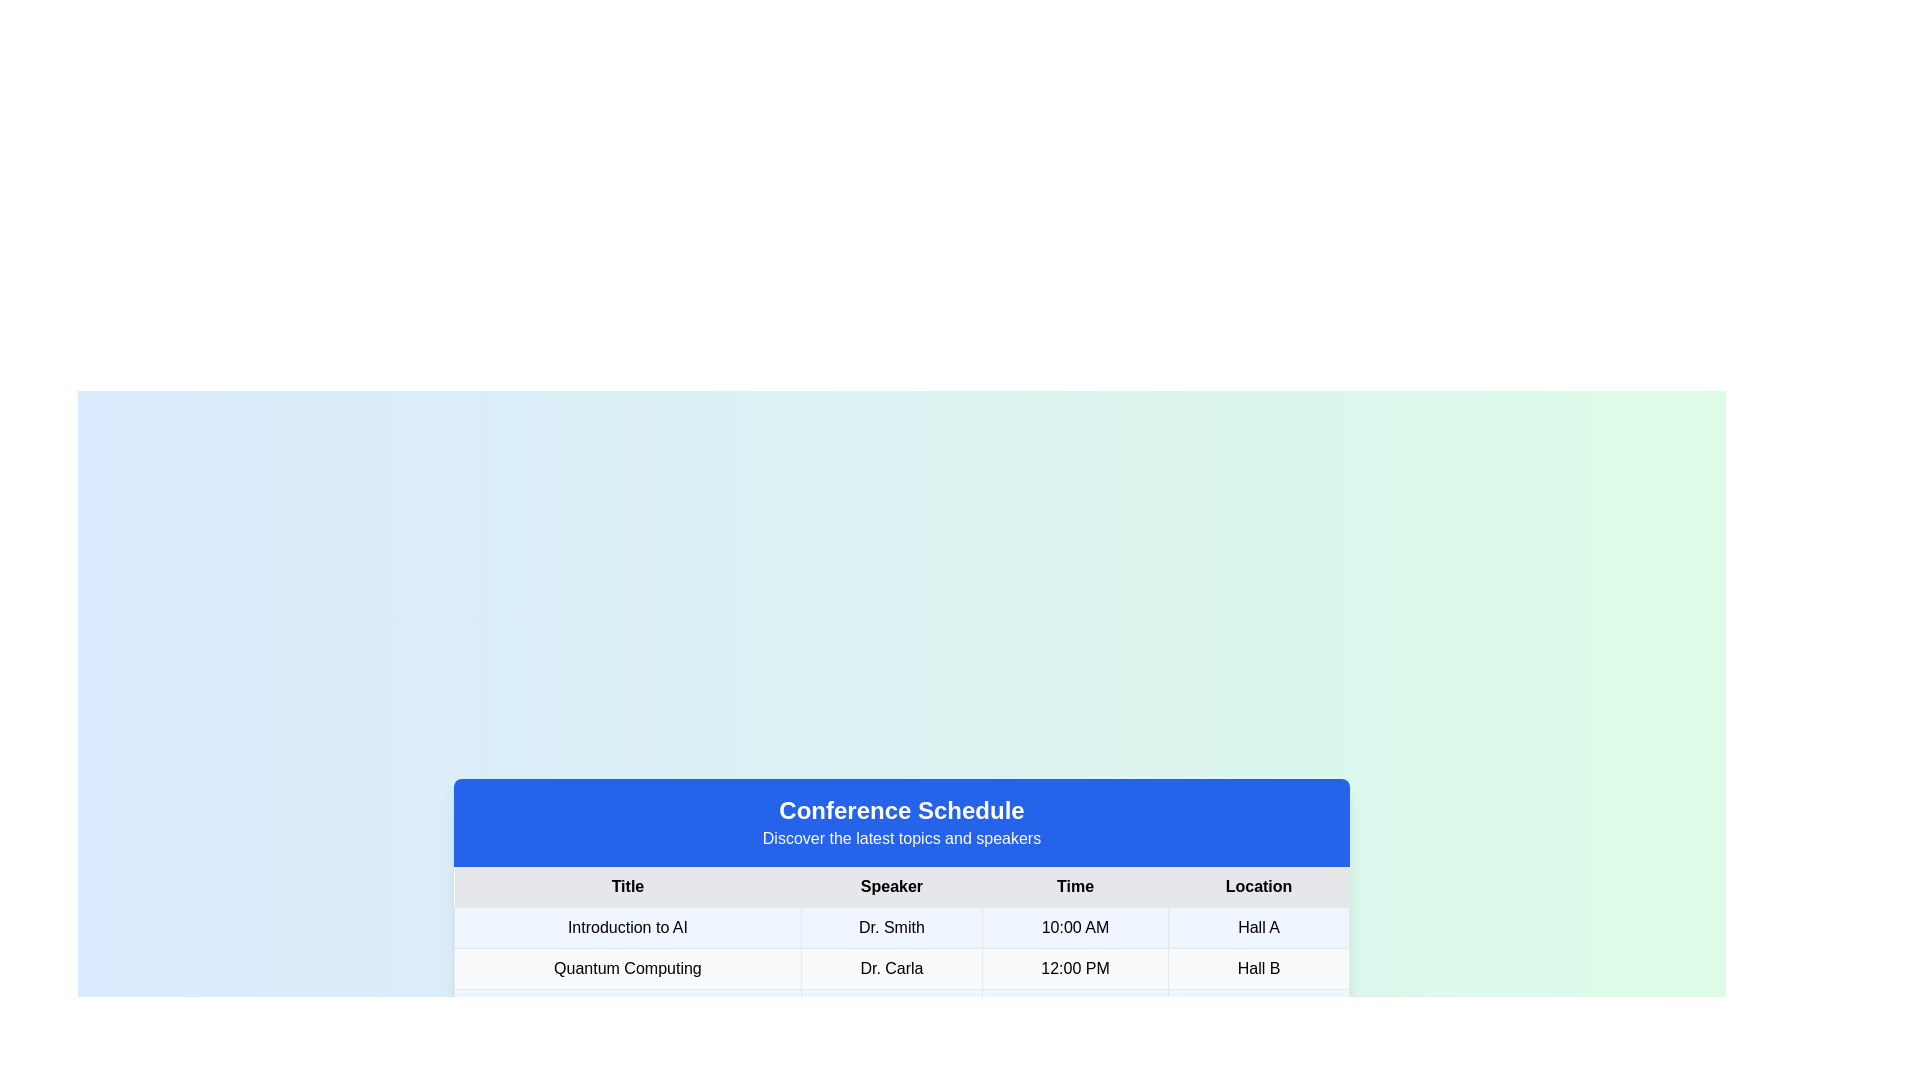  What do you see at coordinates (901, 967) in the screenshot?
I see `session details from the table row displaying 'Quantum Computing' by 'Dr. Carla' at '12:00 PM' in 'Hall B.'` at bounding box center [901, 967].